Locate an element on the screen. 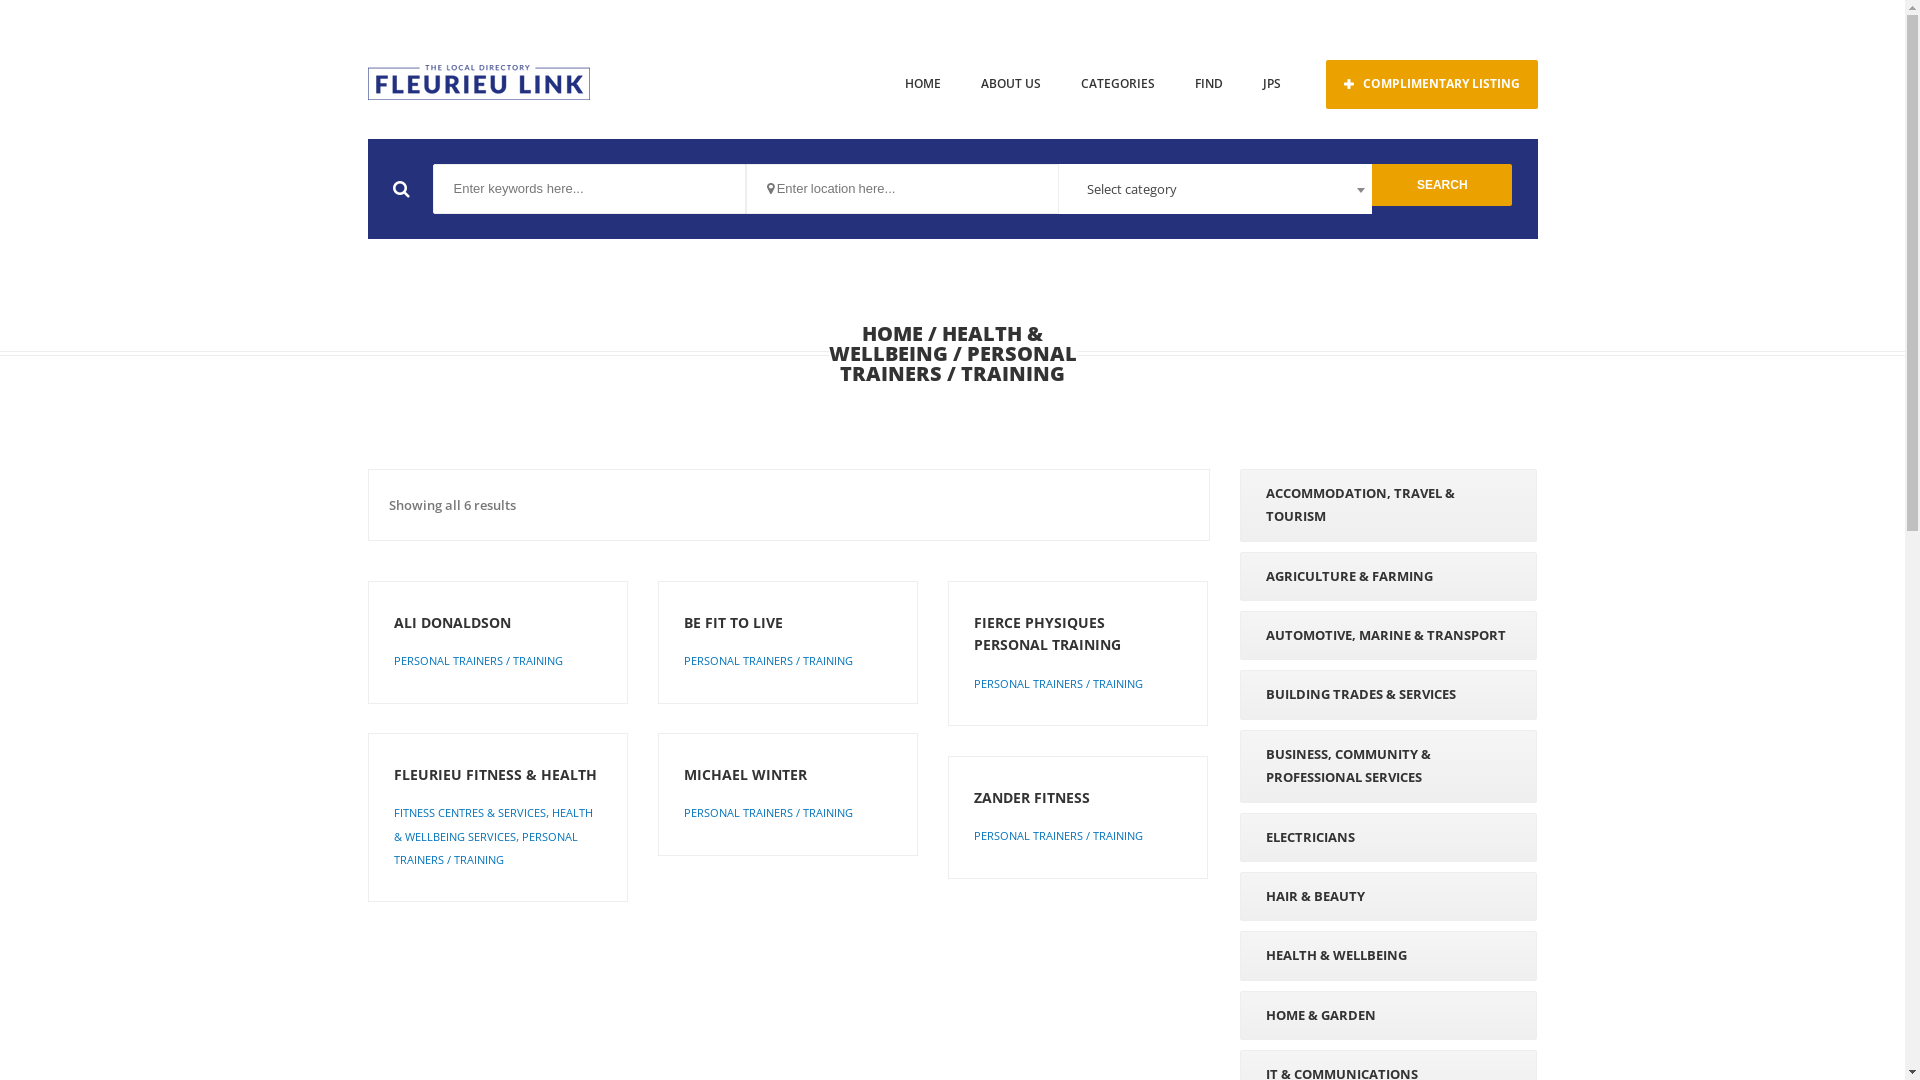 The height and width of the screenshot is (1080, 1920). 'HOME' is located at coordinates (891, 332).